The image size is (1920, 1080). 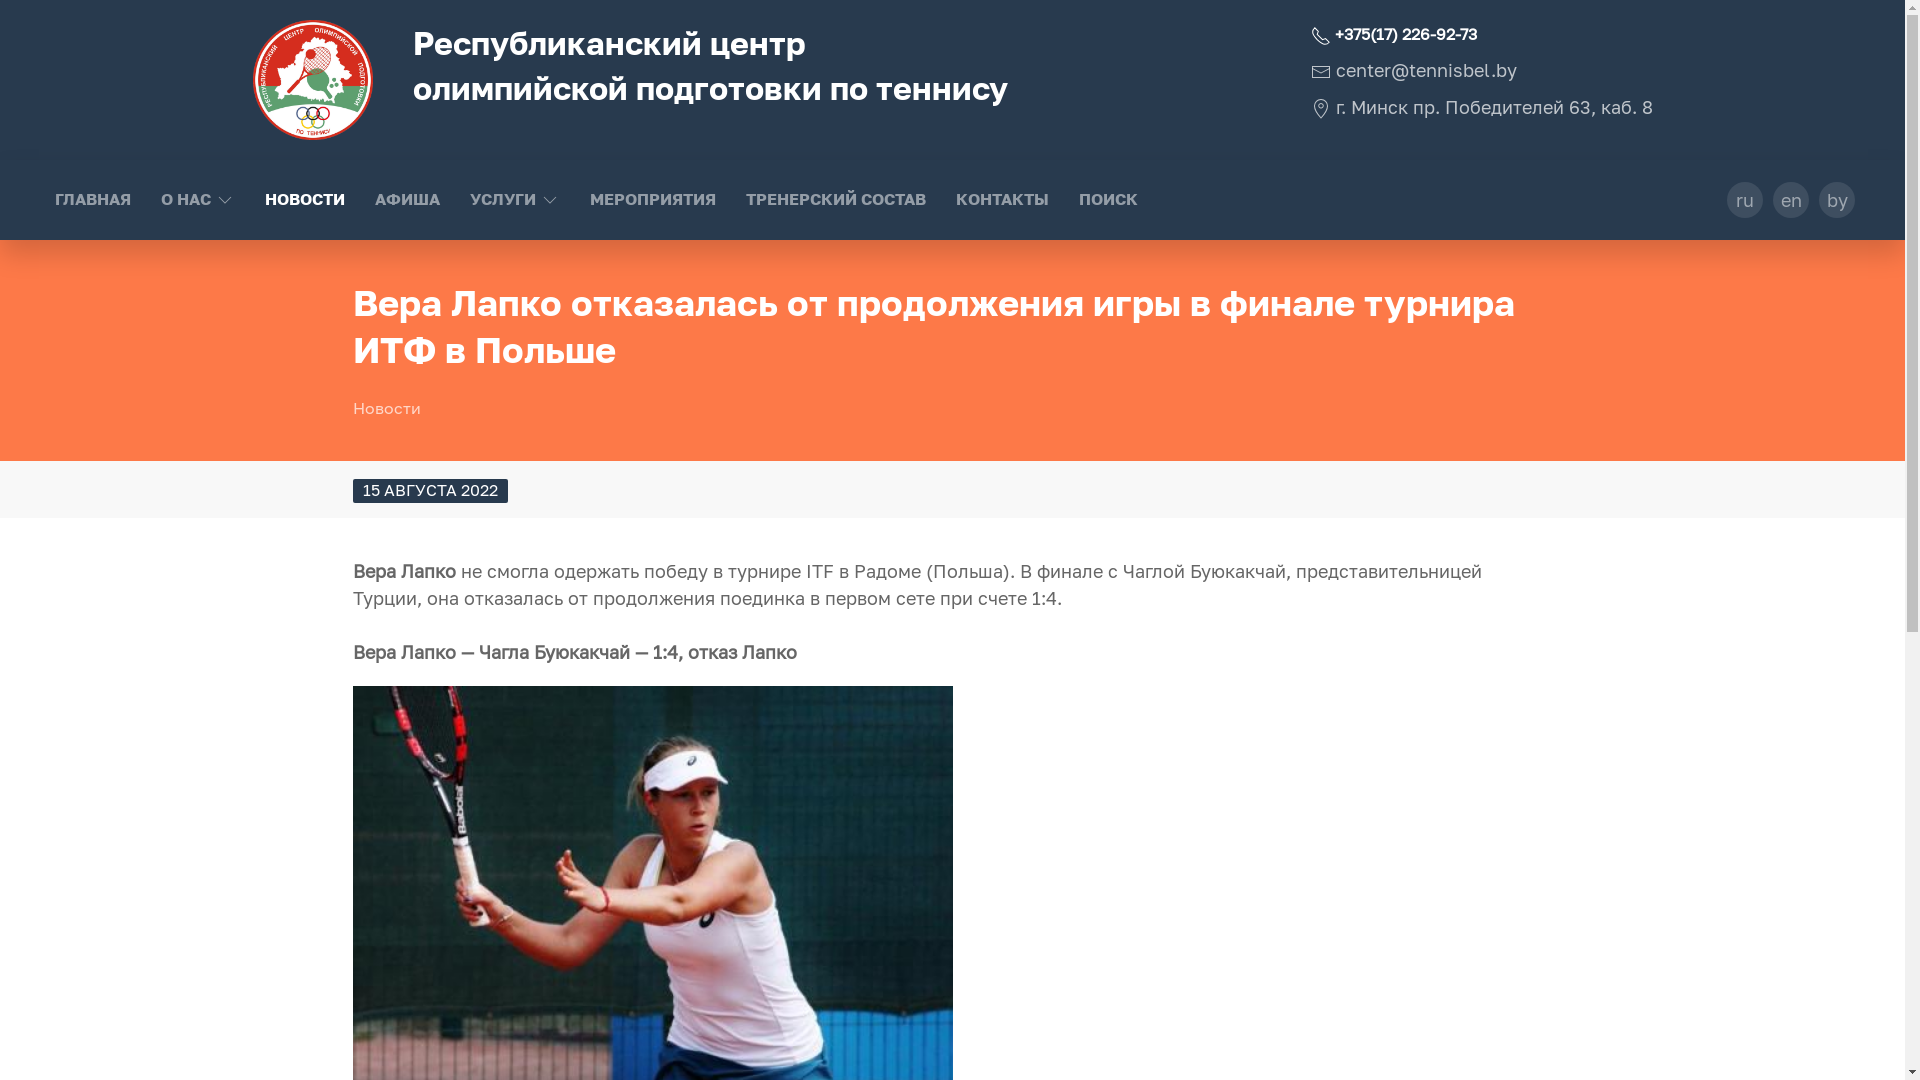 I want to click on 'ru', so click(x=1744, y=200).